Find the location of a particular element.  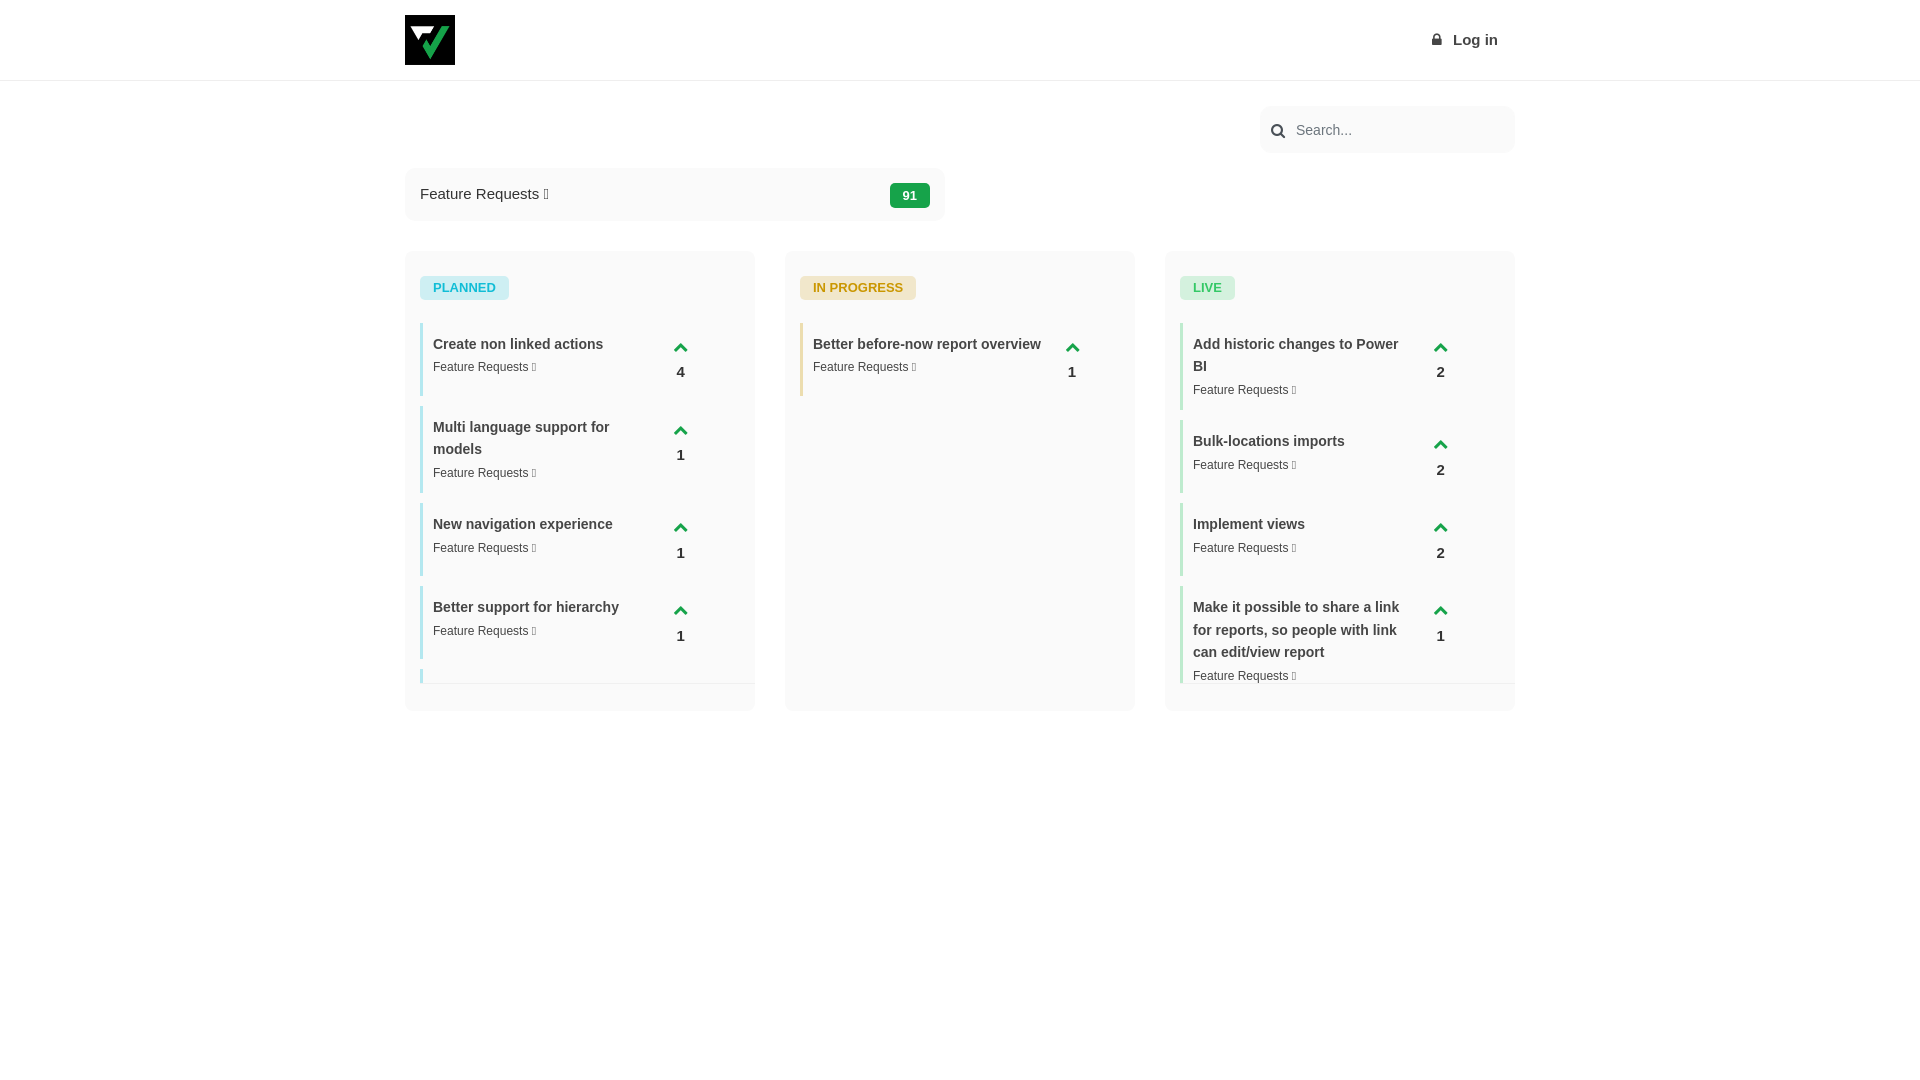

'Create non linked actions' is located at coordinates (518, 342).